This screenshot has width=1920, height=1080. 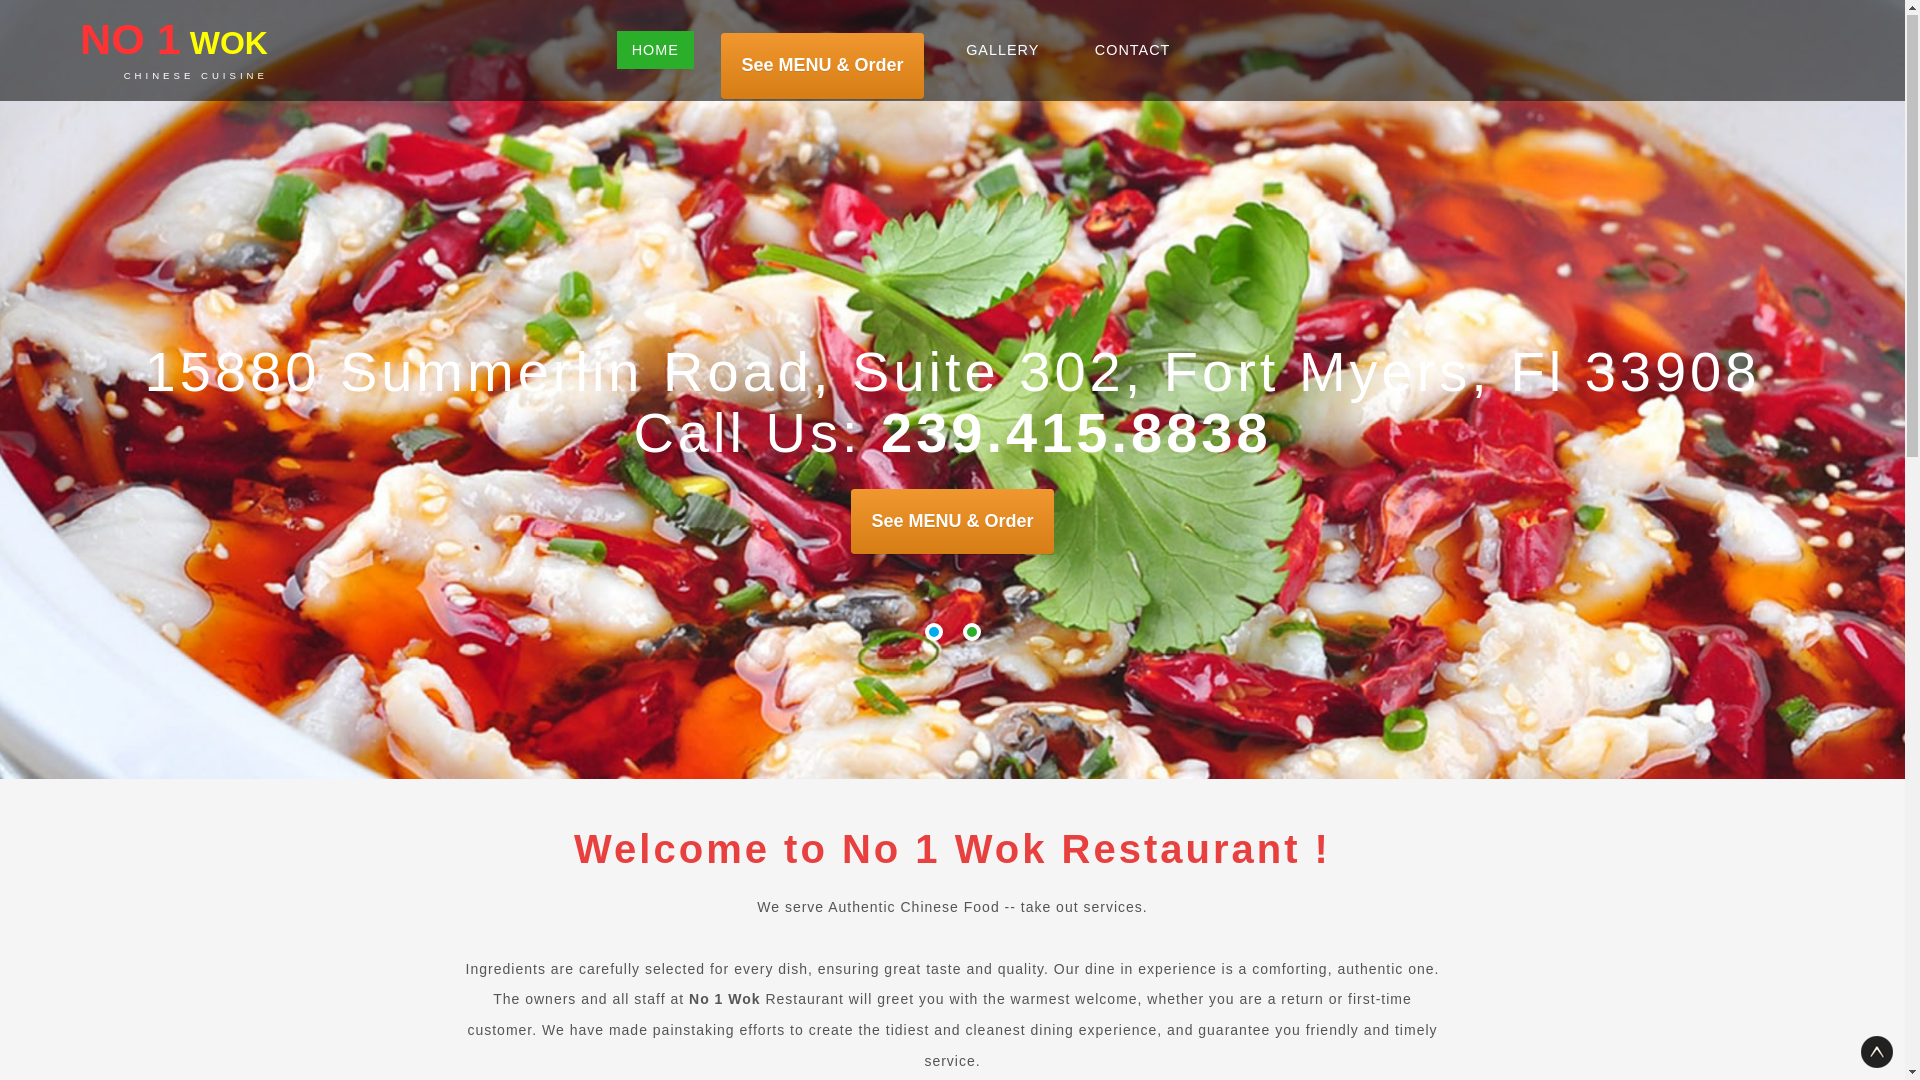 I want to click on 'CONTACT', so click(x=1132, y=49).